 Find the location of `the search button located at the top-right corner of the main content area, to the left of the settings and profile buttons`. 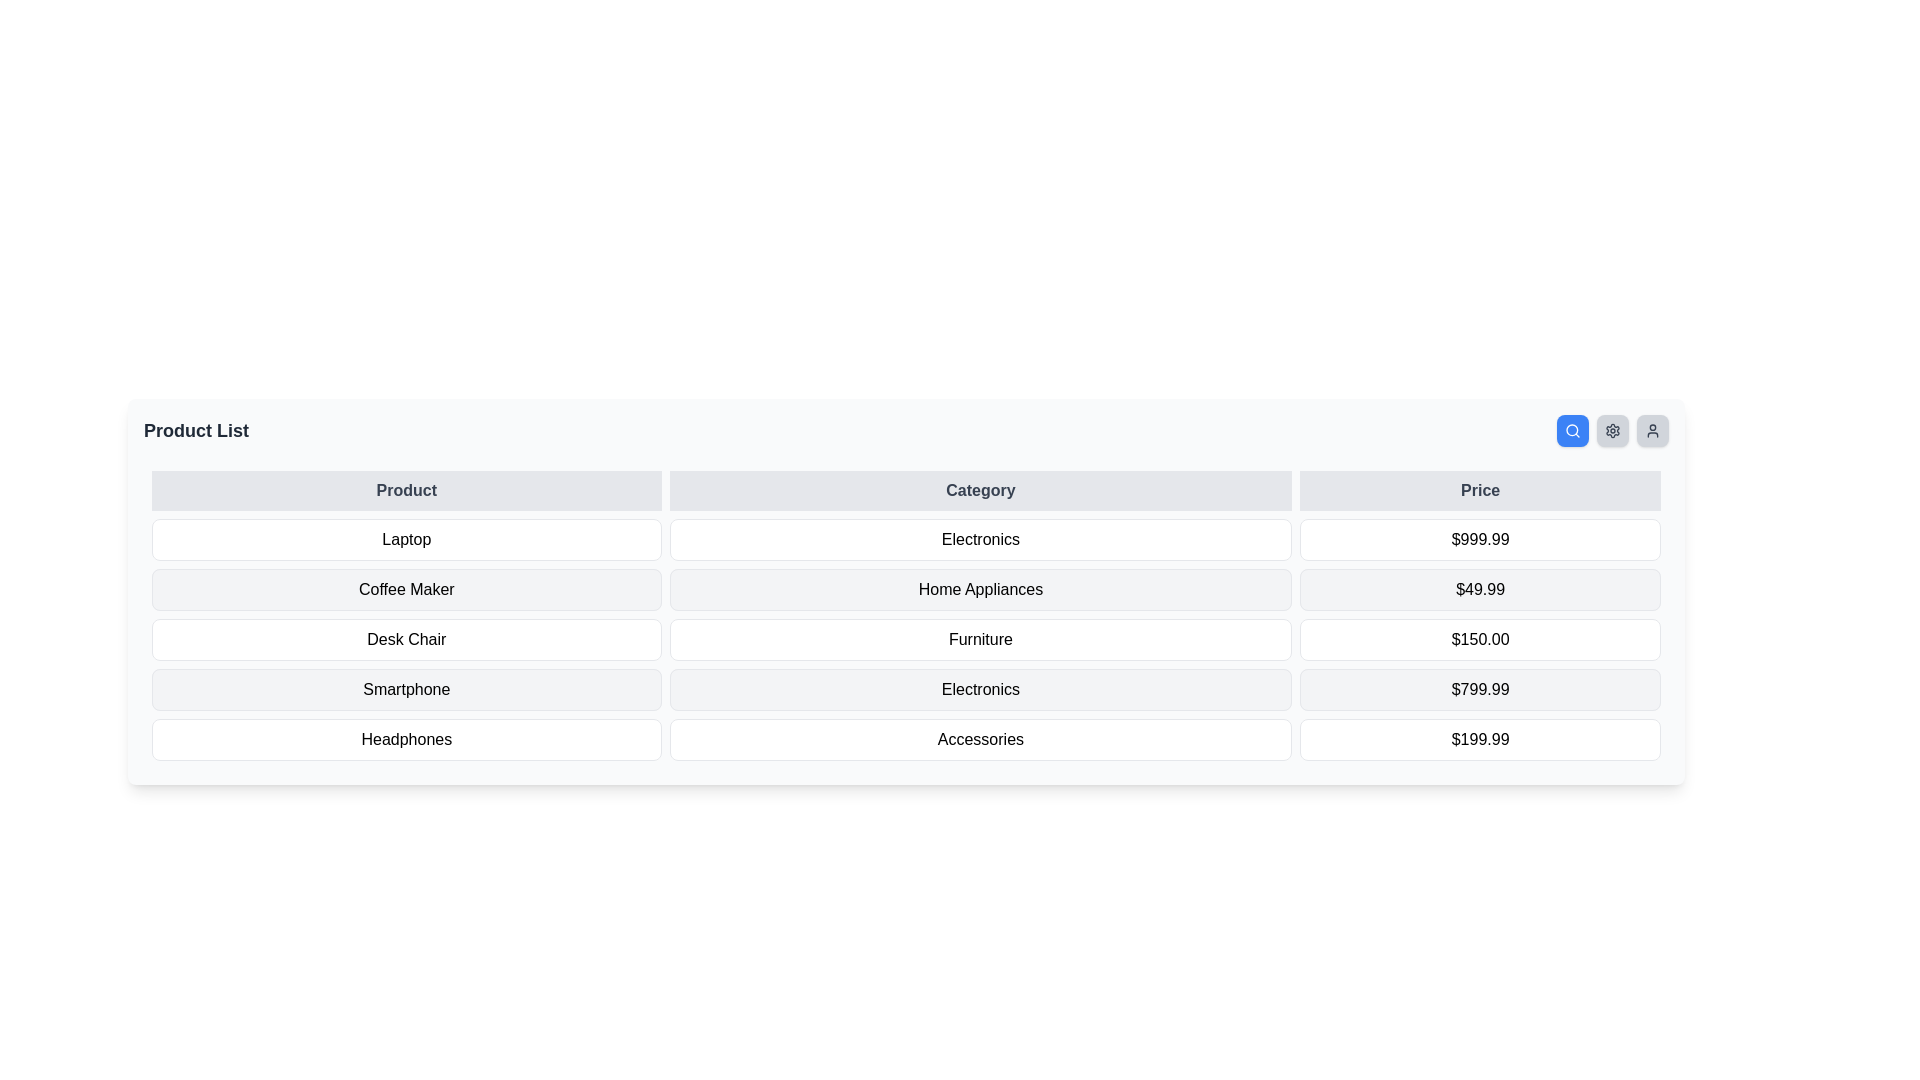

the search button located at the top-right corner of the main content area, to the left of the settings and profile buttons is located at coordinates (1572, 430).